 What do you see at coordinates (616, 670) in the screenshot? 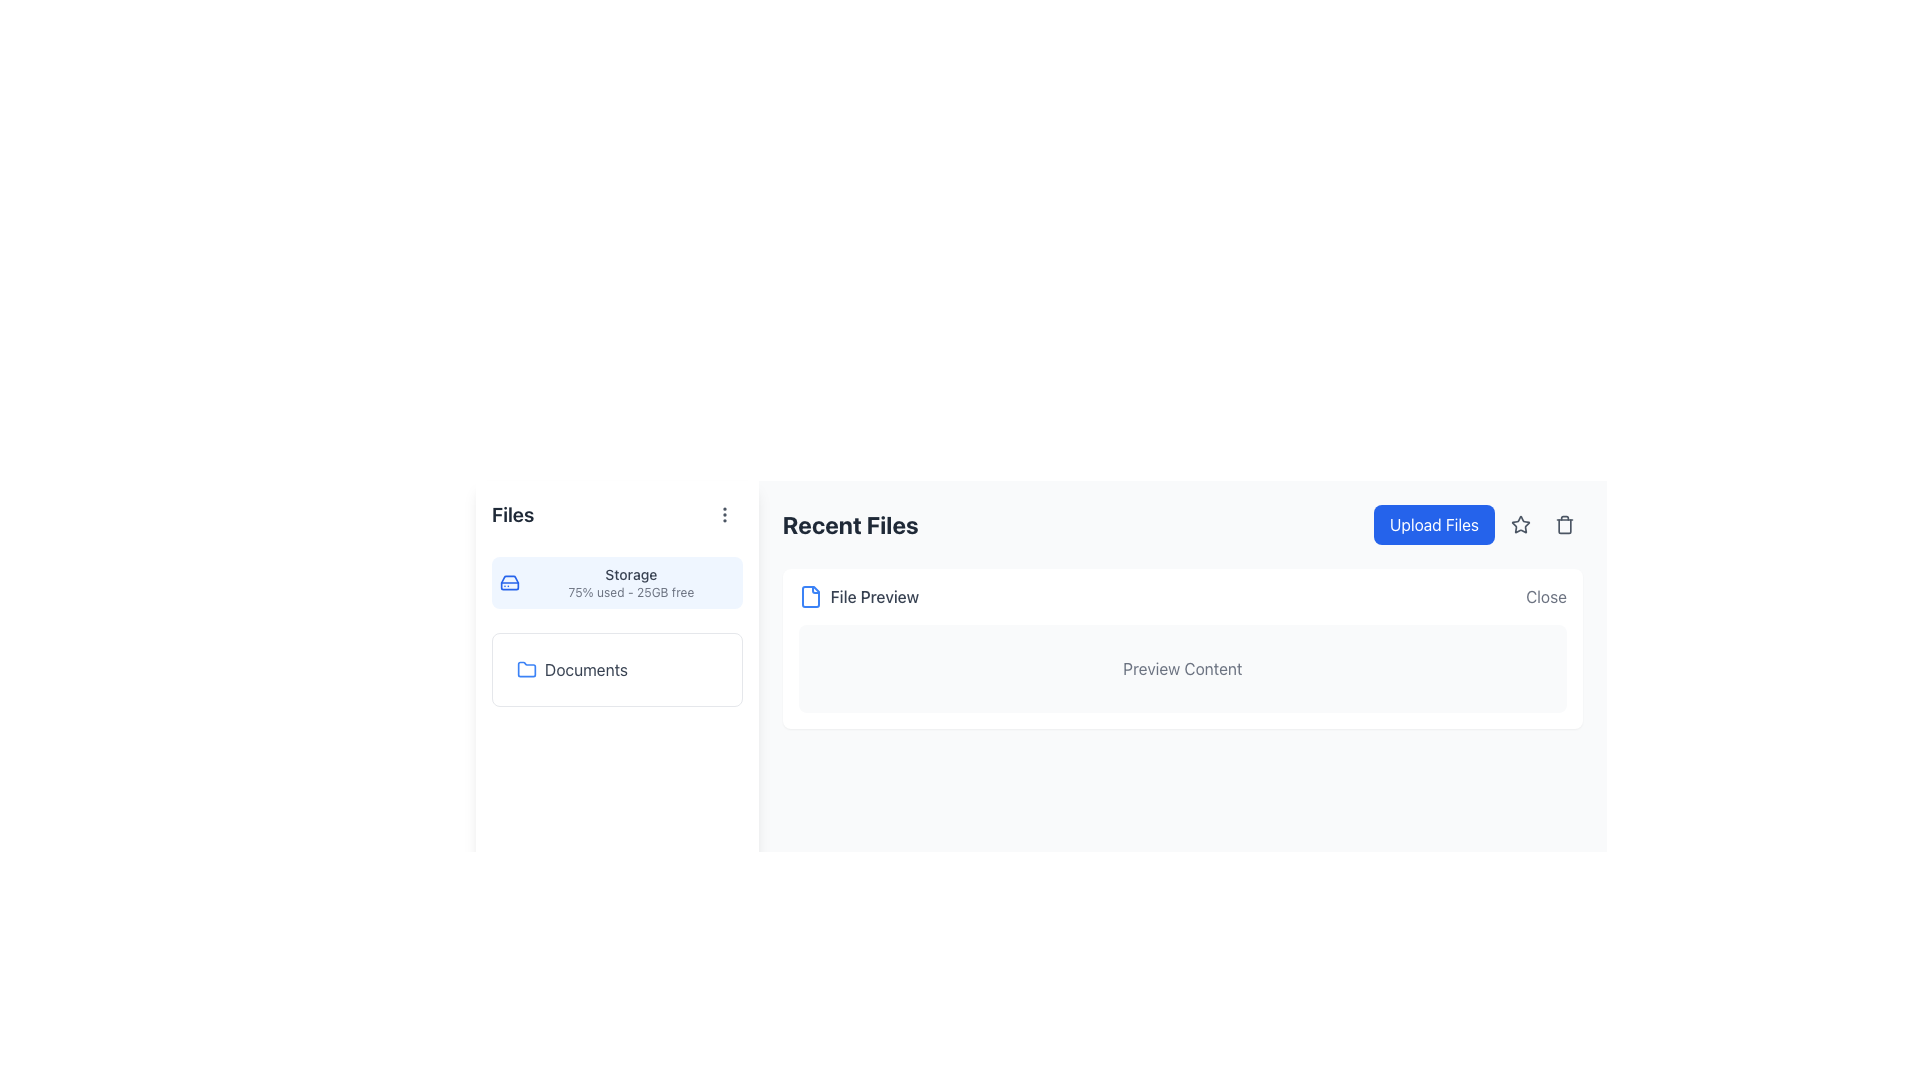
I see `the first clickable list entry in the left panel labeled 'Files'` at bounding box center [616, 670].